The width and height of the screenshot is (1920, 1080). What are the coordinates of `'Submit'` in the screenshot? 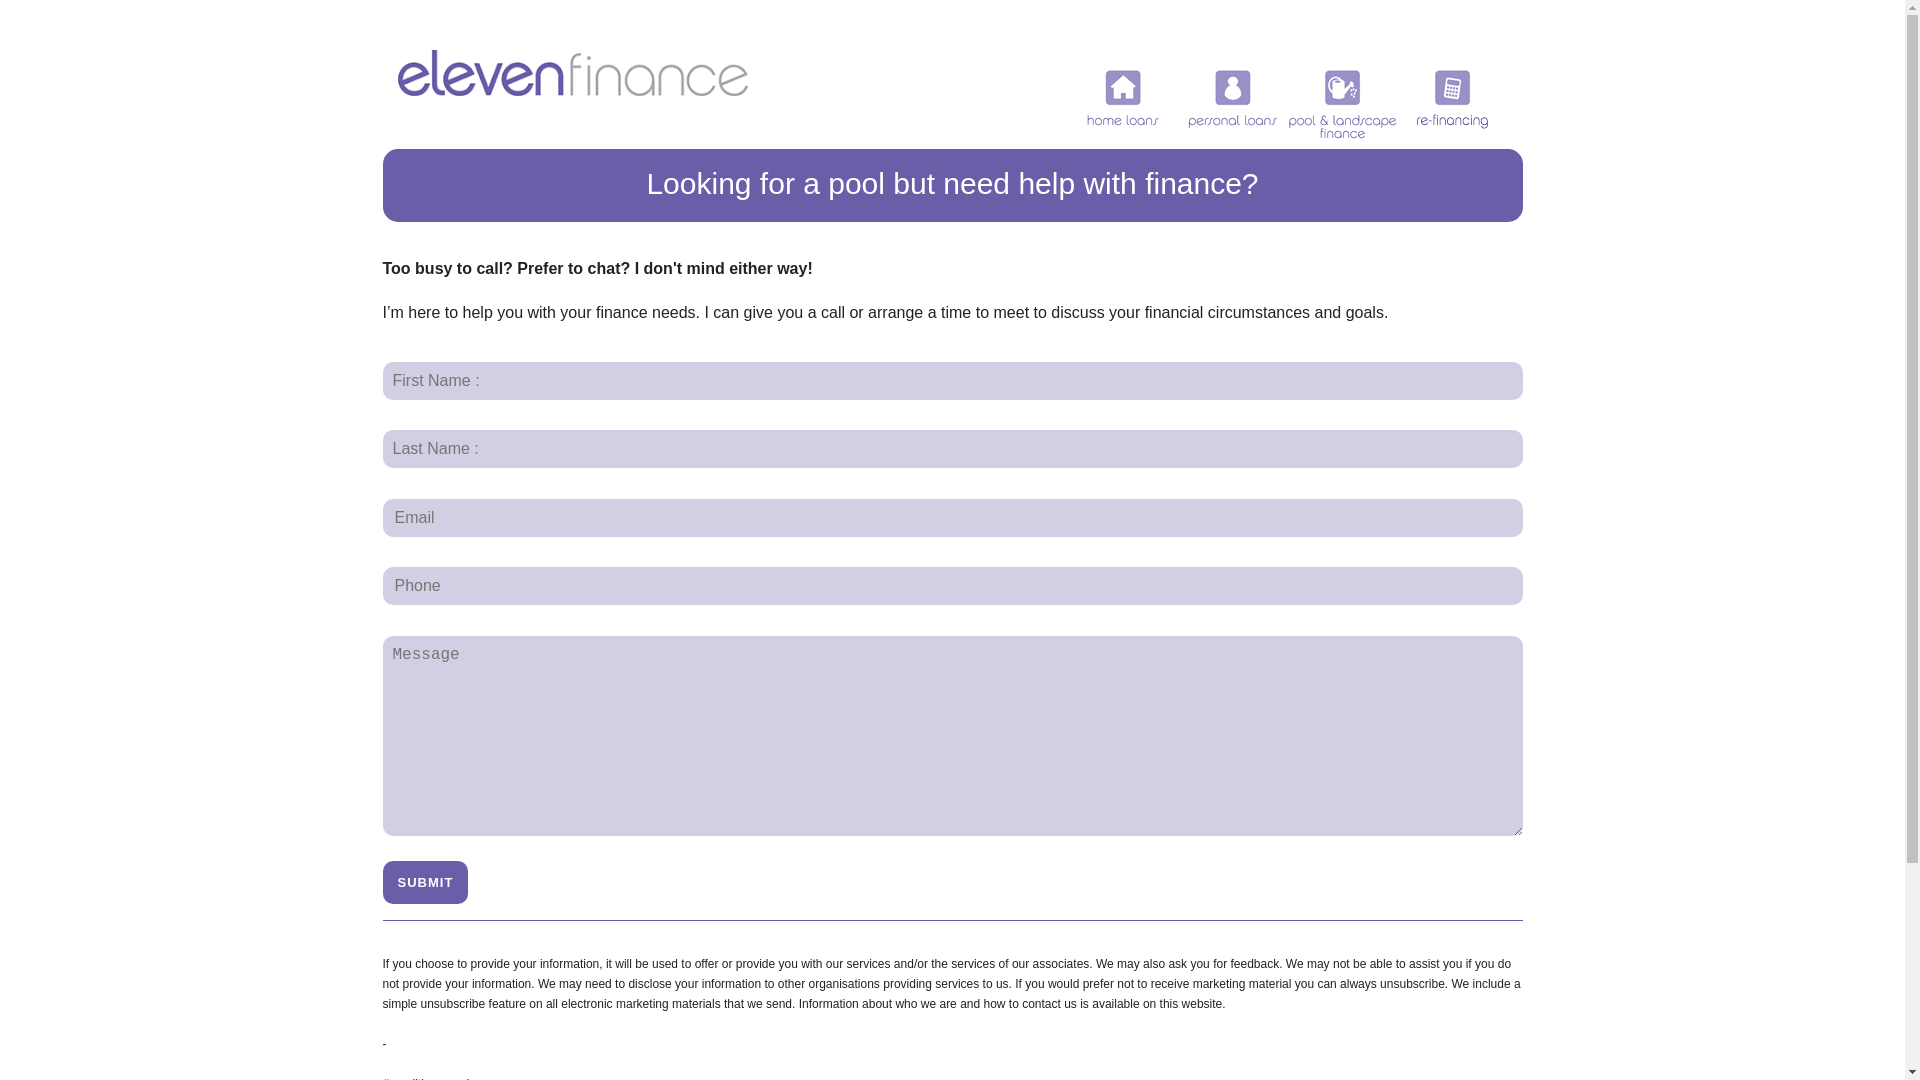 It's located at (424, 881).